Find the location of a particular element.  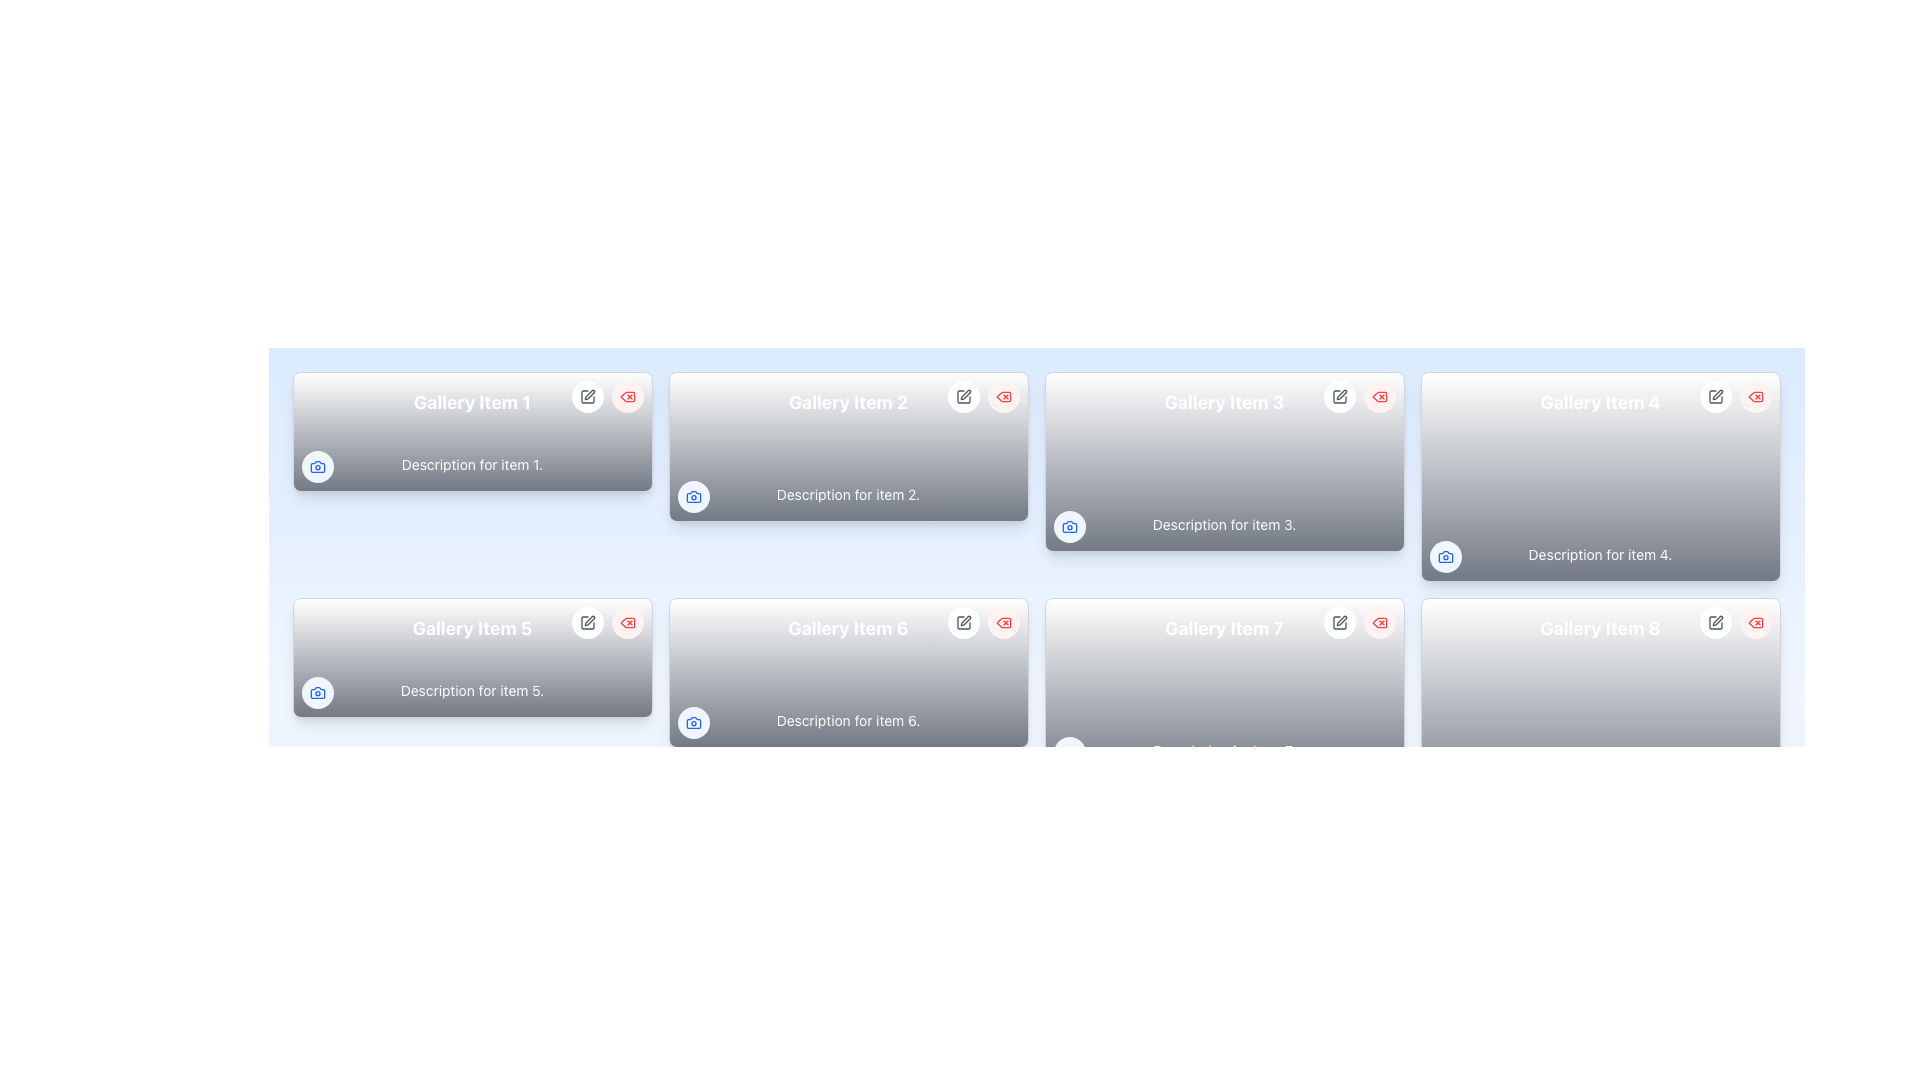

the blue camera icon rendered as an SVG located in the bottom-left corner of 'Gallery Item 4' is located at coordinates (1445, 556).